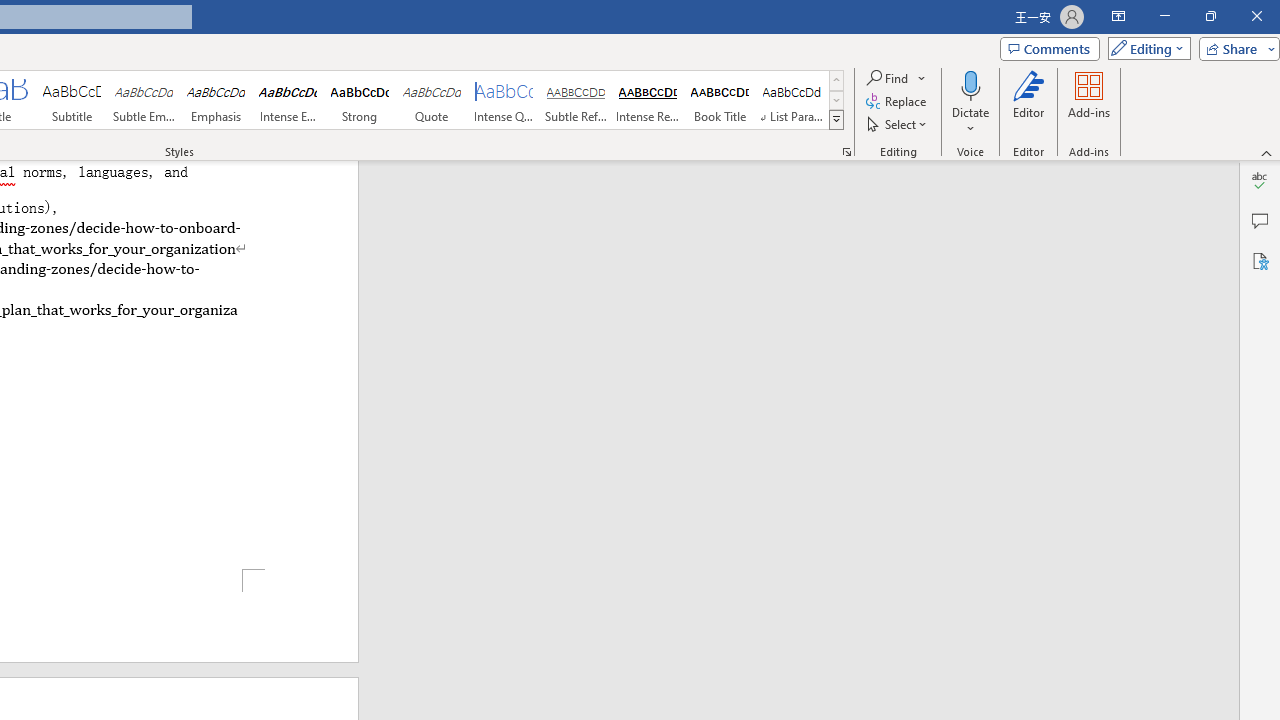 This screenshot has width=1280, height=720. I want to click on 'Quote', so click(431, 100).